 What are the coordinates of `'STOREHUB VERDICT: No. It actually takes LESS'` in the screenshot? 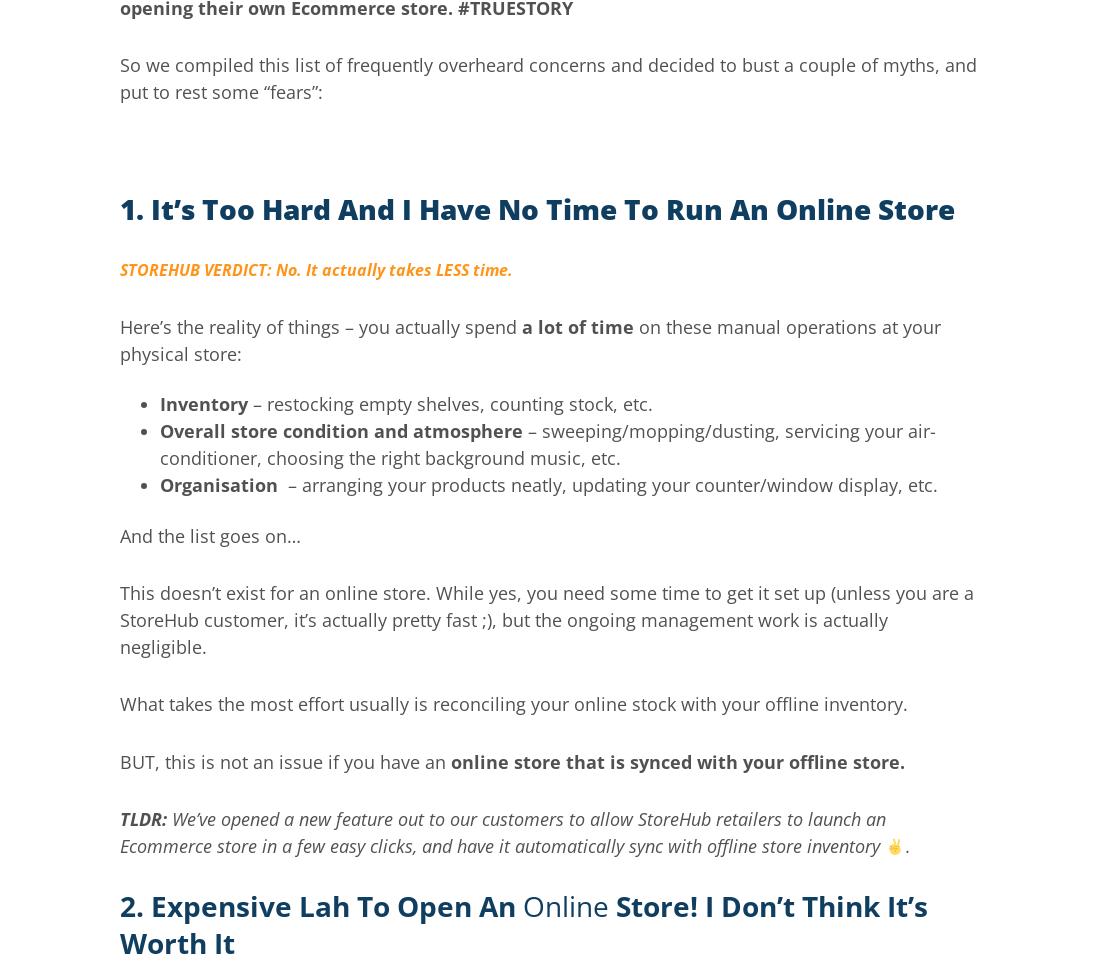 It's located at (293, 268).